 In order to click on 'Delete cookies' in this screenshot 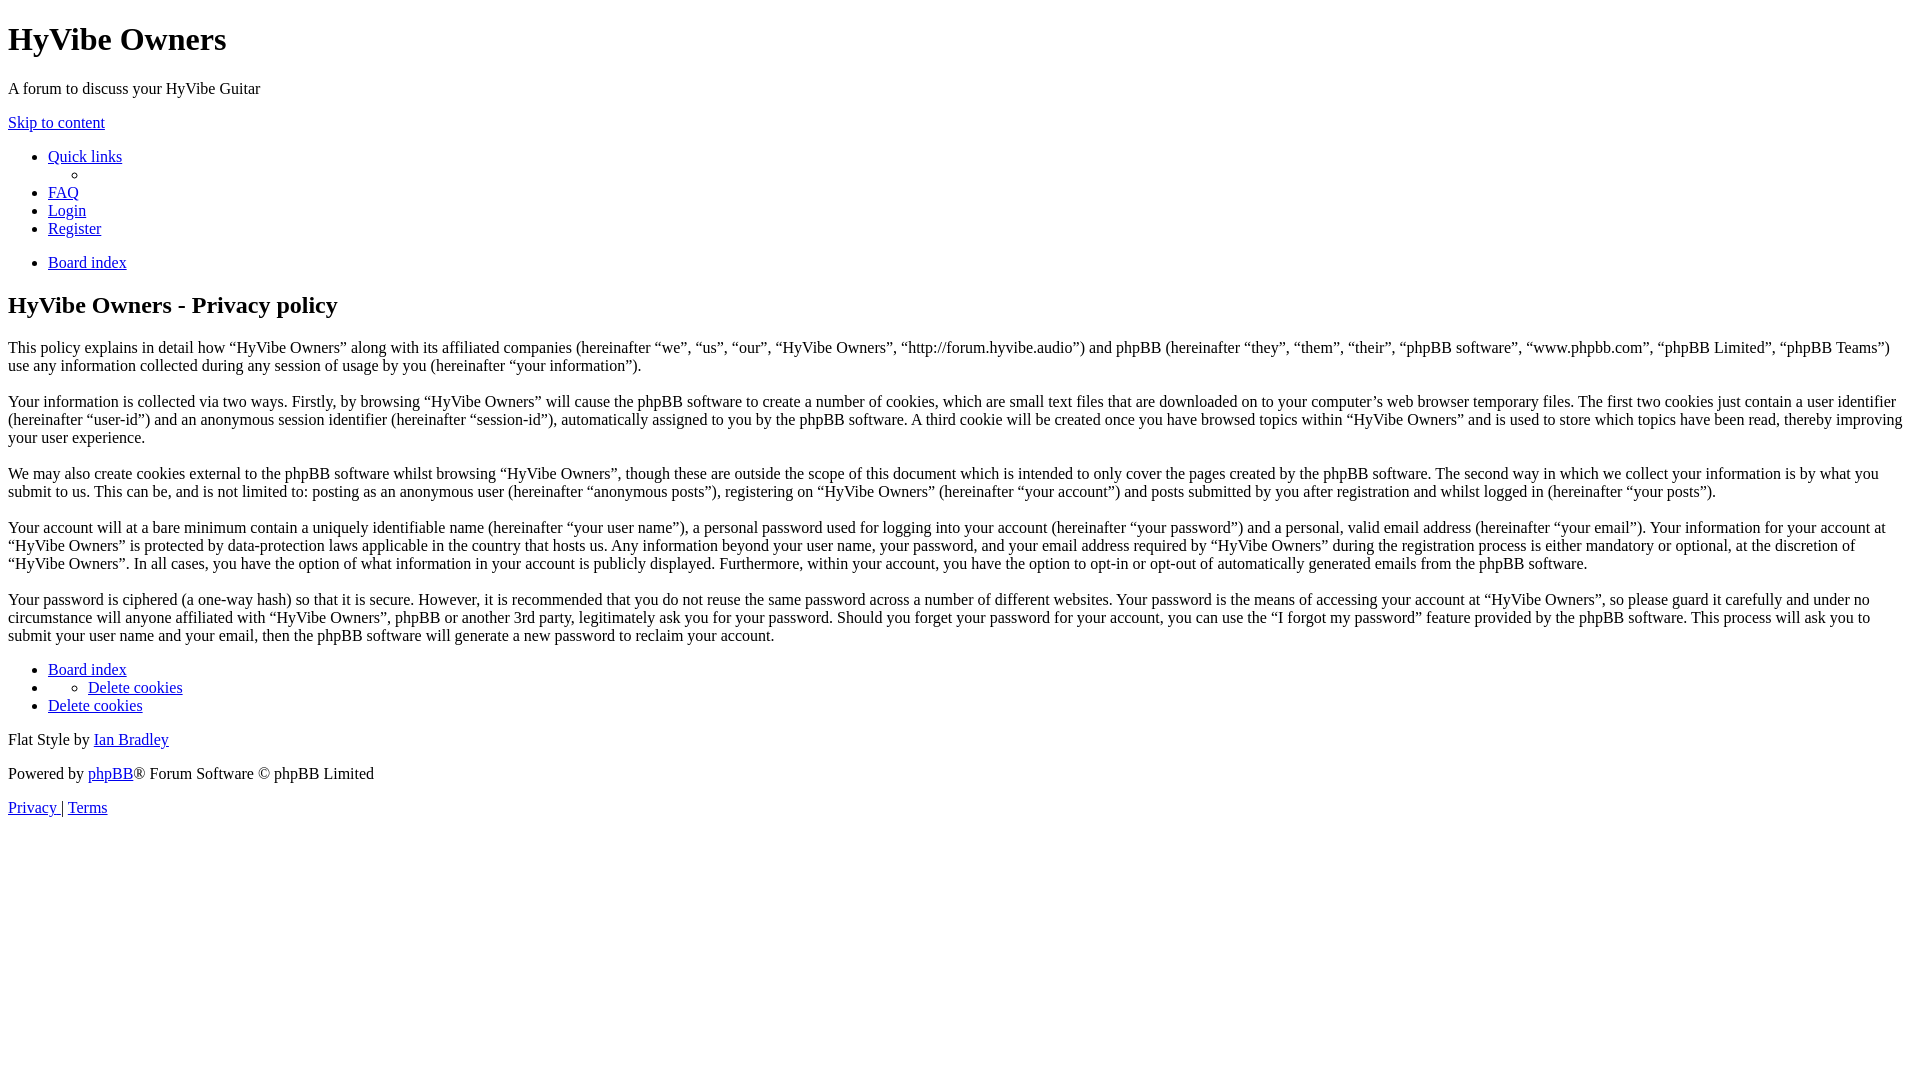, I will do `click(94, 704)`.